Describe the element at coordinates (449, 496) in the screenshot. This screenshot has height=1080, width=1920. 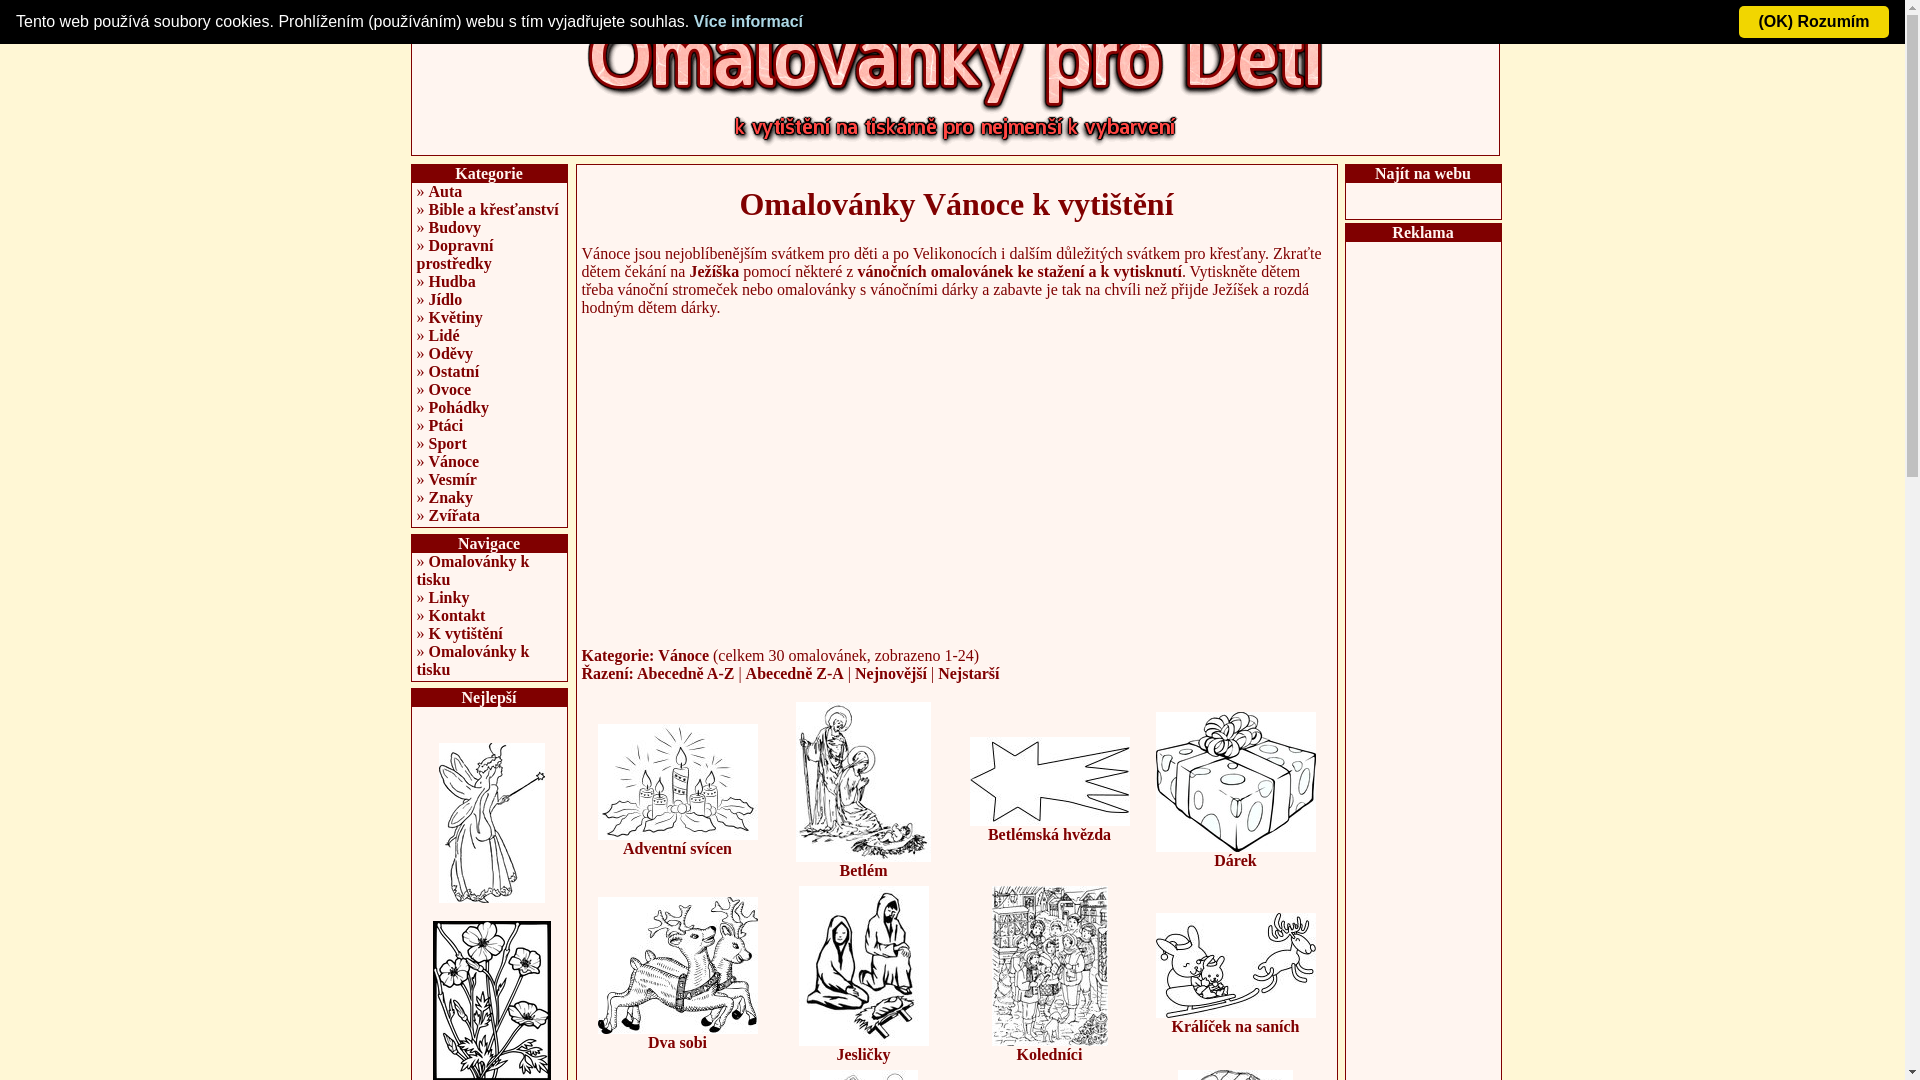
I see `'Znaky'` at that location.